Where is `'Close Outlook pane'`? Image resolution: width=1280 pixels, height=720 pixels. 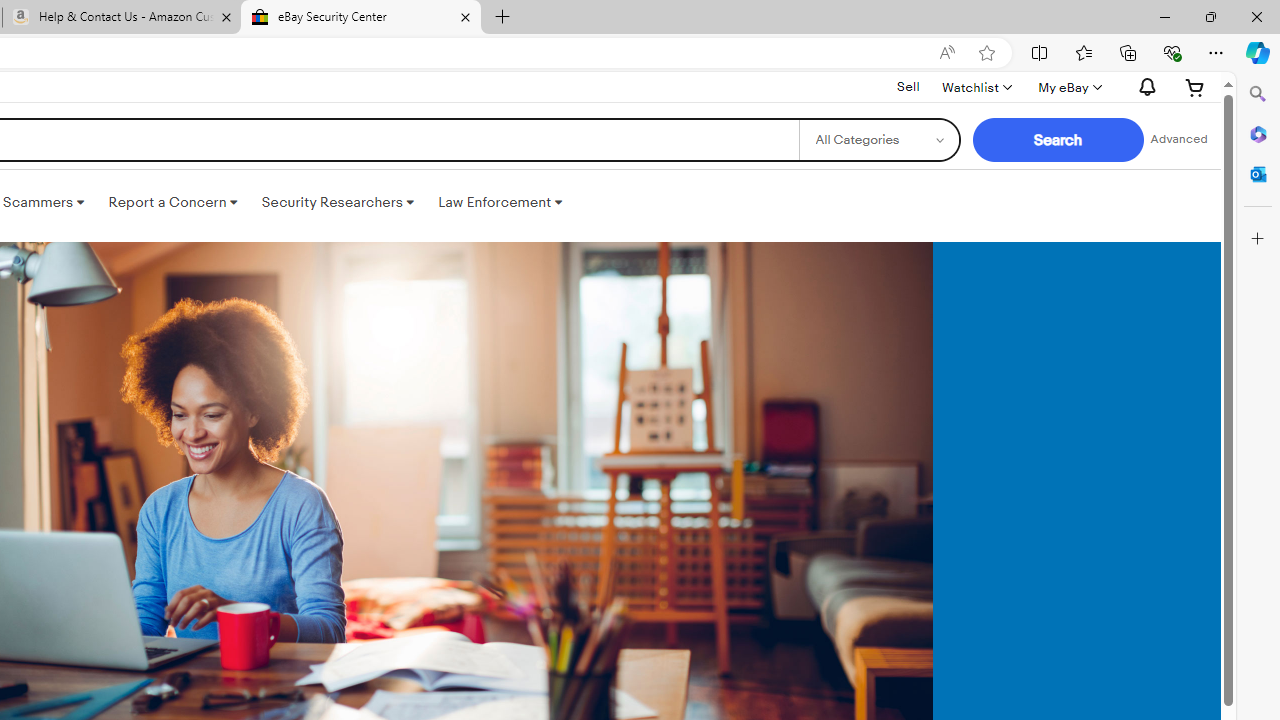
'Close Outlook pane' is located at coordinates (1257, 173).